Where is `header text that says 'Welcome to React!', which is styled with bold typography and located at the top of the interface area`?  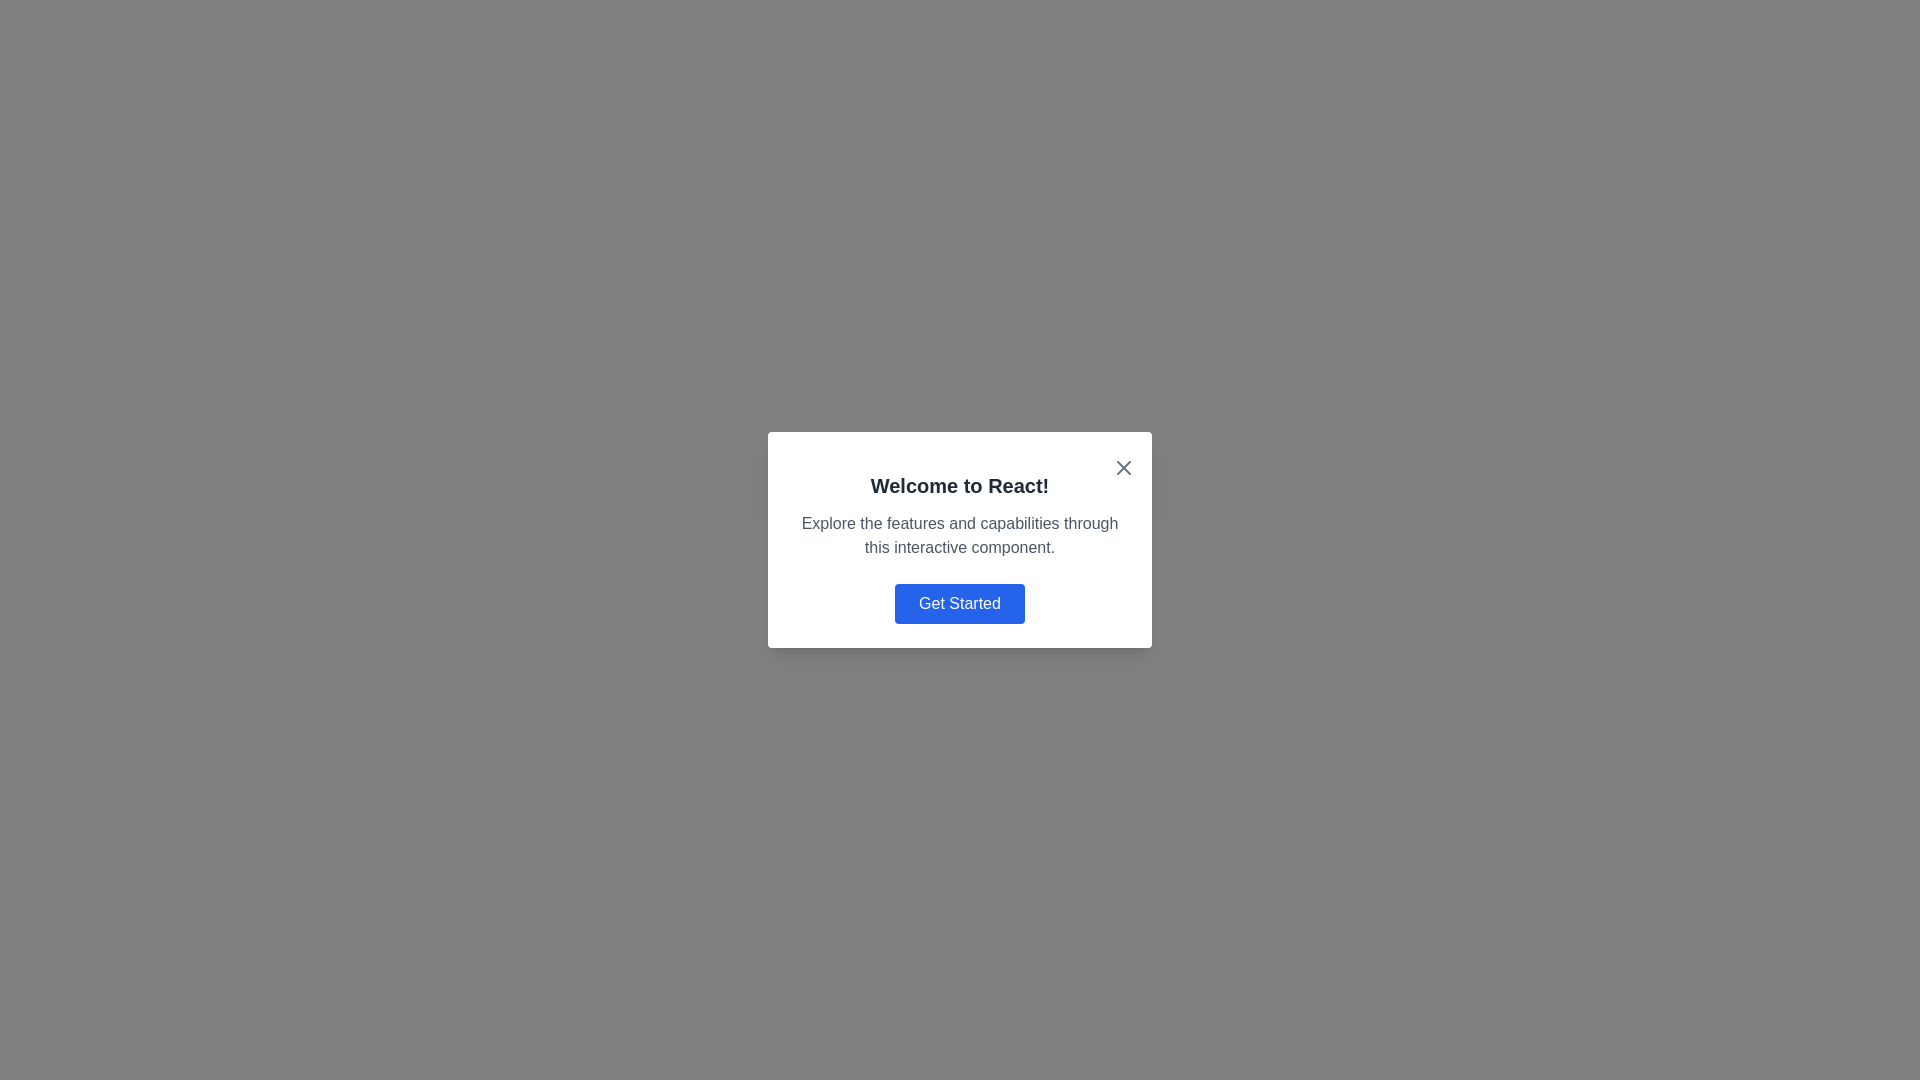
header text that says 'Welcome to React!', which is styled with bold typography and located at the top of the interface area is located at coordinates (960, 486).